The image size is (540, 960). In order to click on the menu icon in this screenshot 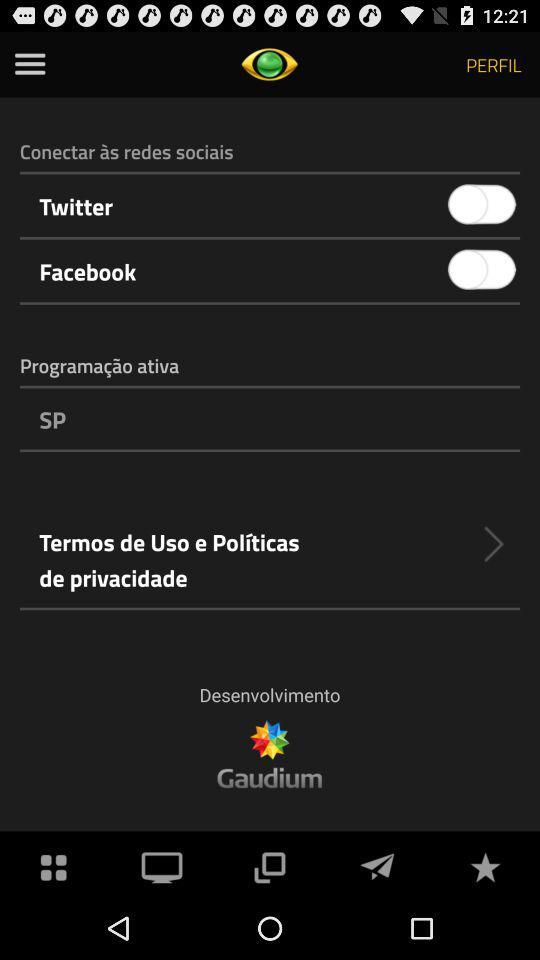, I will do `click(29, 68)`.